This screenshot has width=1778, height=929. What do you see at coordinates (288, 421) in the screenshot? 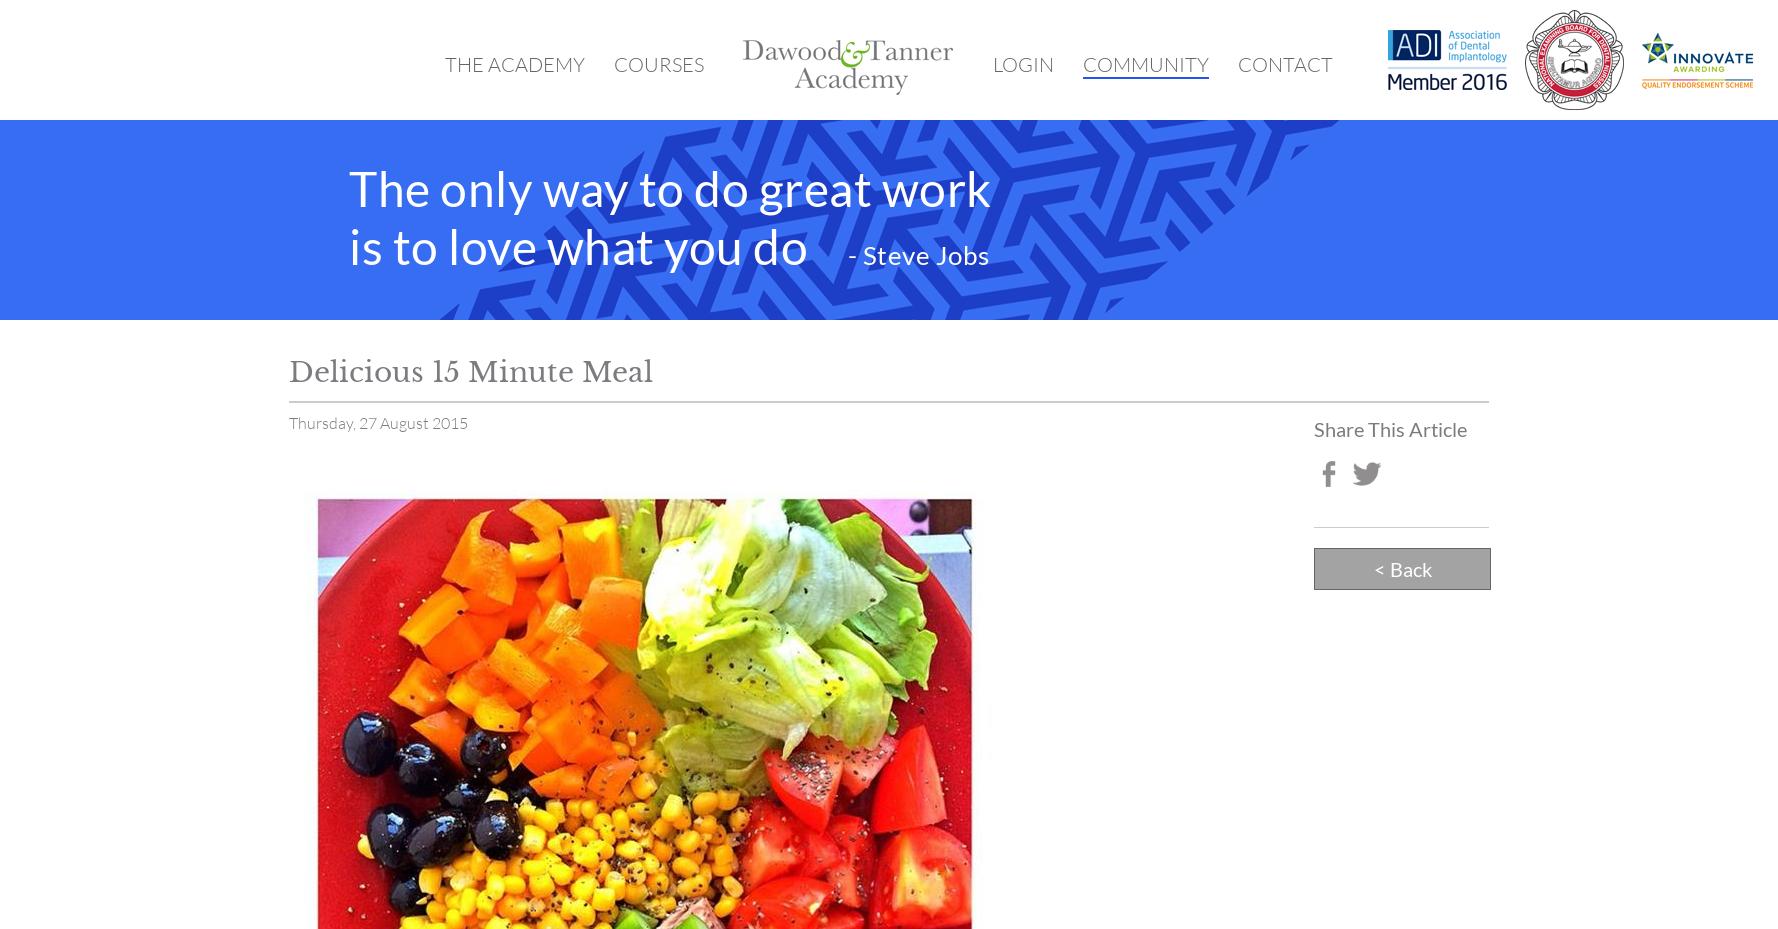
I see `'Thursday, 27 August 2015'` at bounding box center [288, 421].